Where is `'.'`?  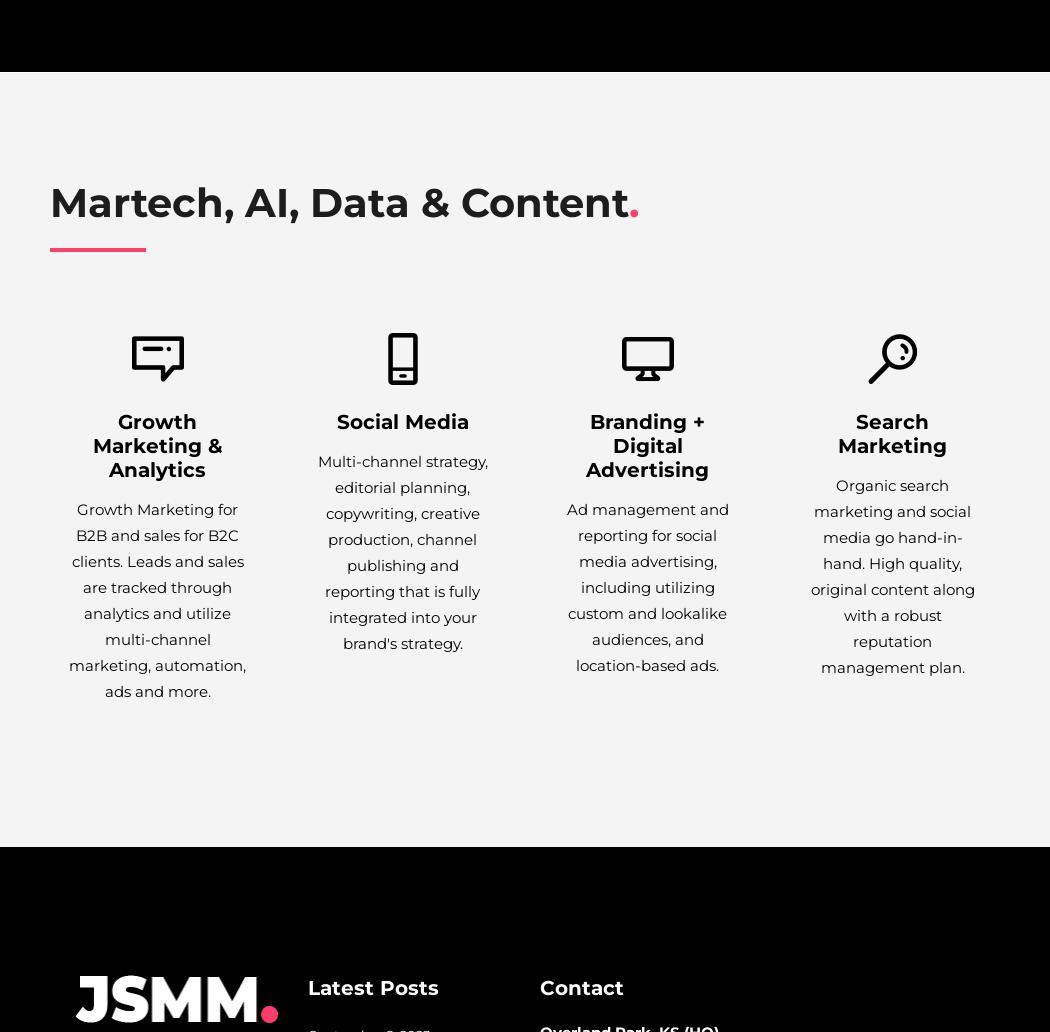 '.' is located at coordinates (628, 201).